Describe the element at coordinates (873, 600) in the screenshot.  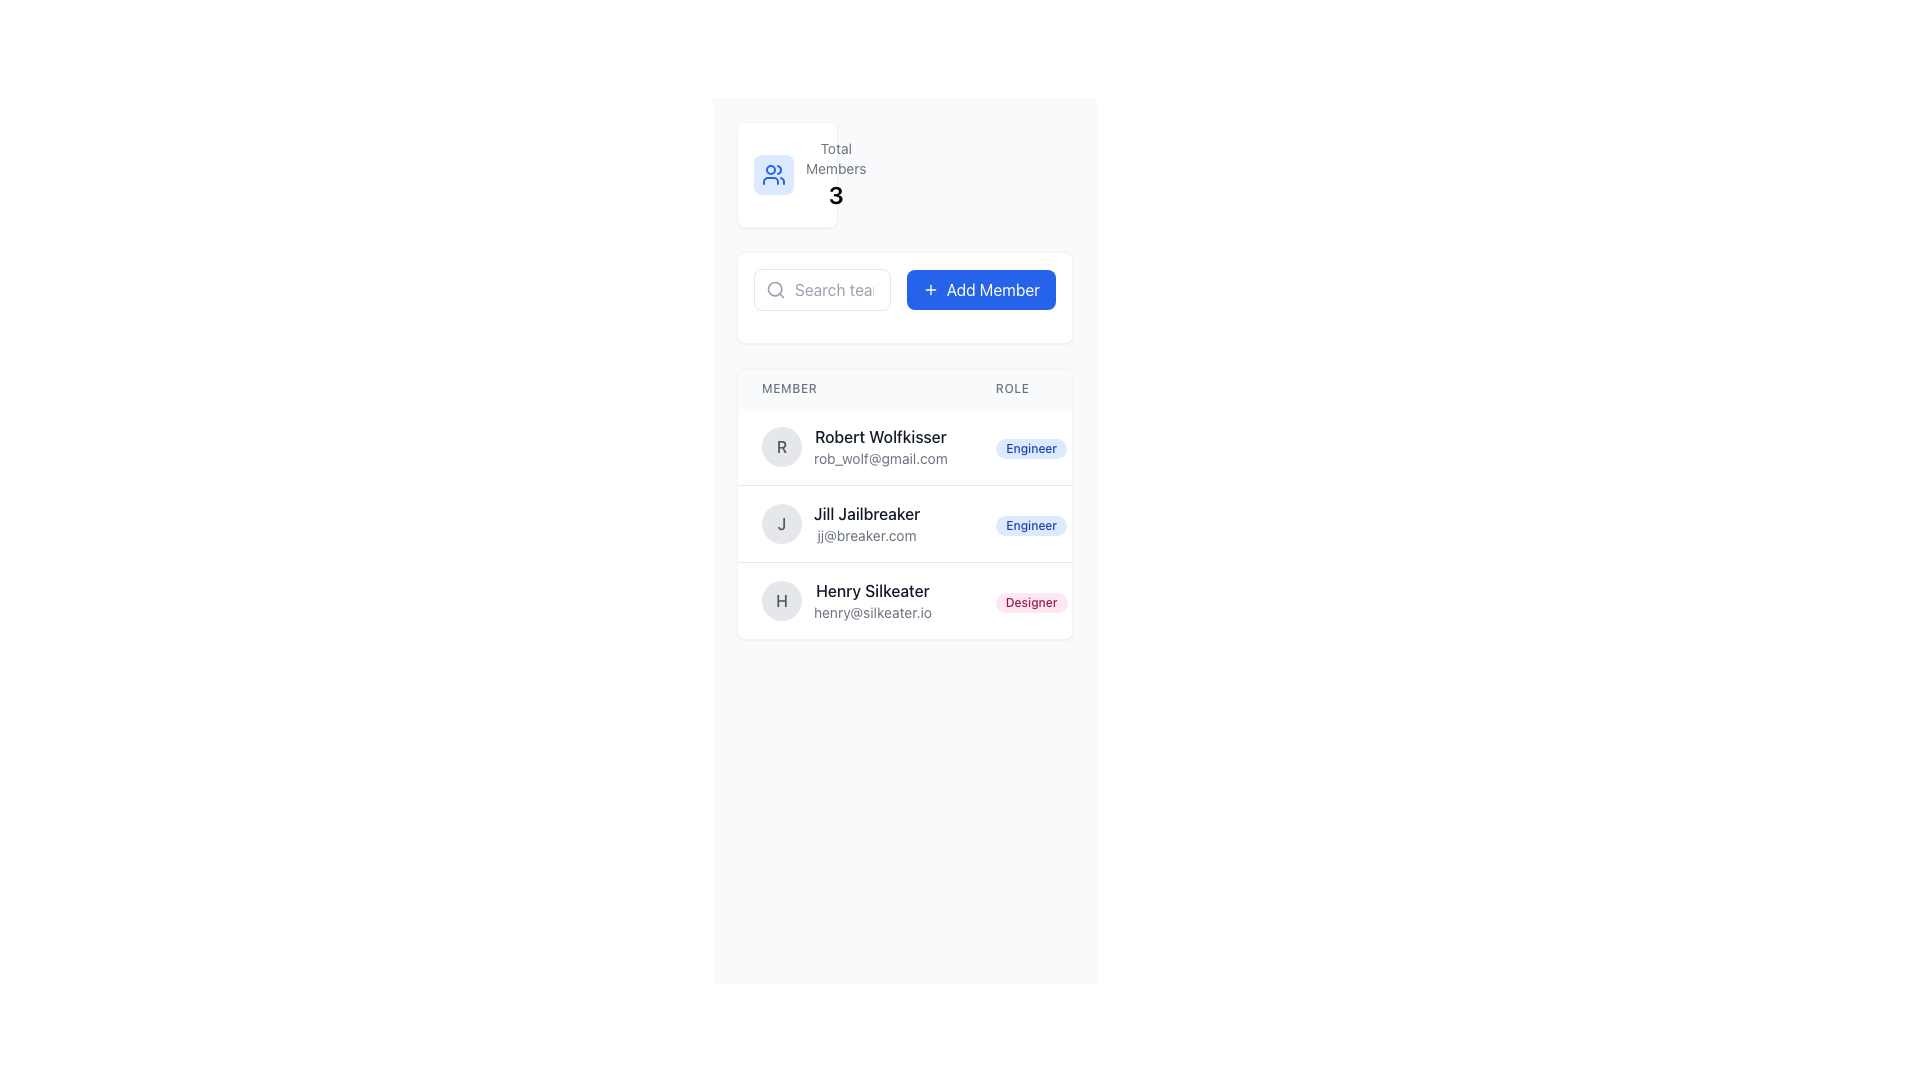
I see `the name or email address displayed in the text block for the user listed in the third row of the members' list to copy it` at that location.